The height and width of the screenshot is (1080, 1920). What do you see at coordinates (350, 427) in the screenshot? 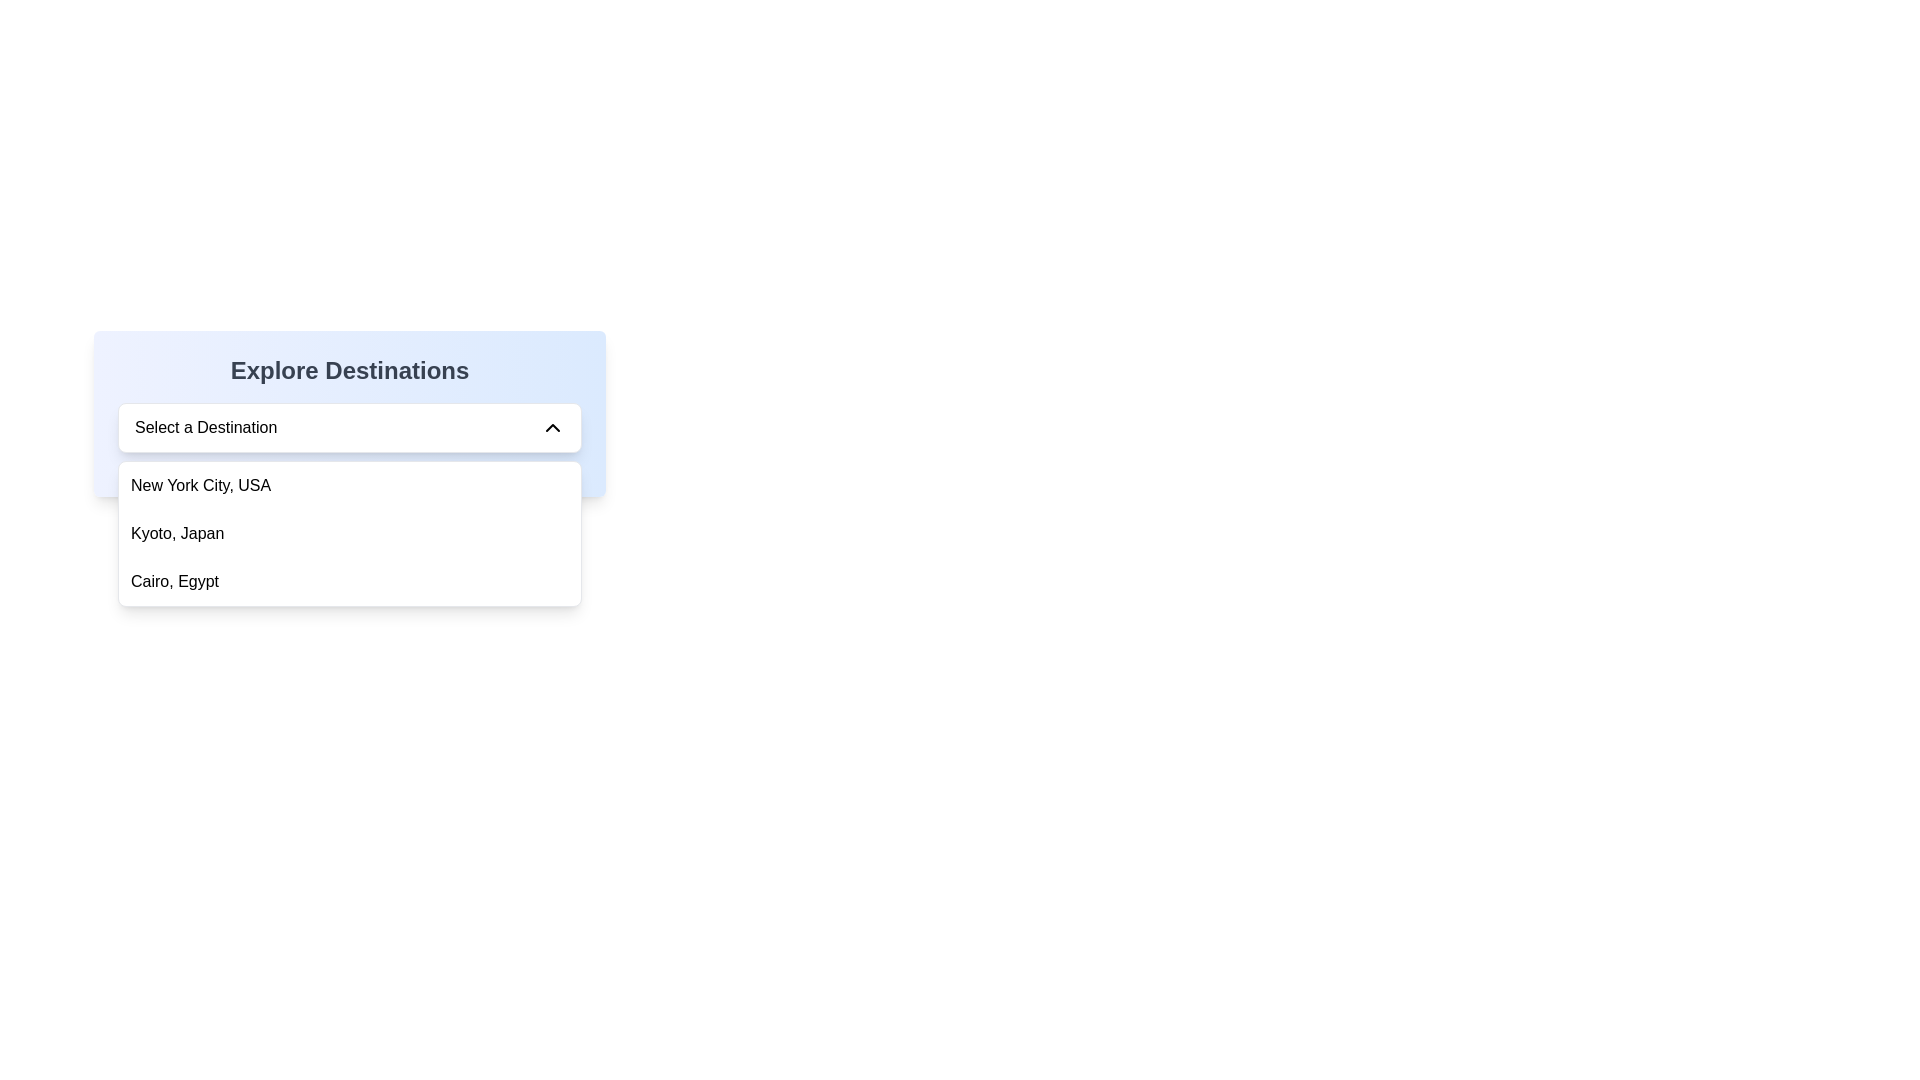
I see `the dropdown menu located in the 'Explore Destinations' card` at bounding box center [350, 427].